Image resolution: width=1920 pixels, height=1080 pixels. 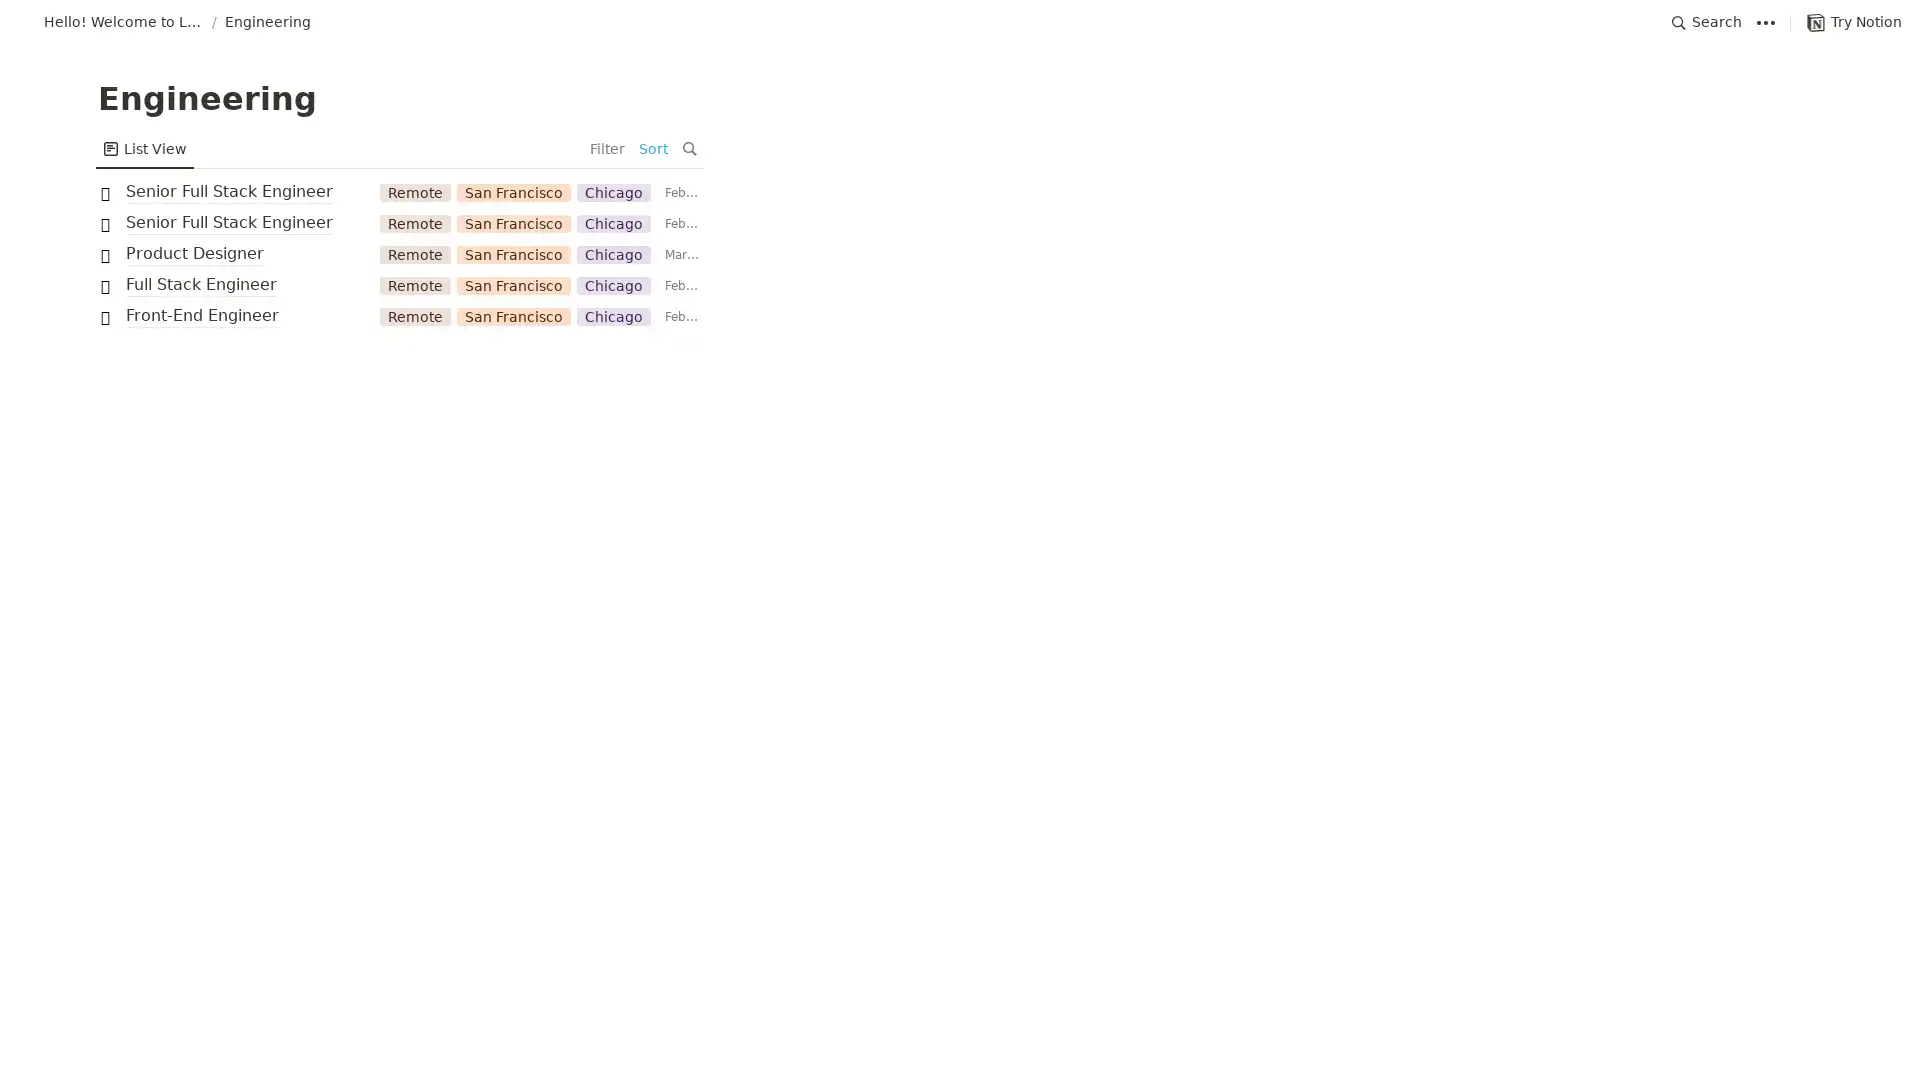 I want to click on Senior Full Stack Engineer Remote San Francisco Chicago February 26, 2022 2:41 PM, so click(x=960, y=192).